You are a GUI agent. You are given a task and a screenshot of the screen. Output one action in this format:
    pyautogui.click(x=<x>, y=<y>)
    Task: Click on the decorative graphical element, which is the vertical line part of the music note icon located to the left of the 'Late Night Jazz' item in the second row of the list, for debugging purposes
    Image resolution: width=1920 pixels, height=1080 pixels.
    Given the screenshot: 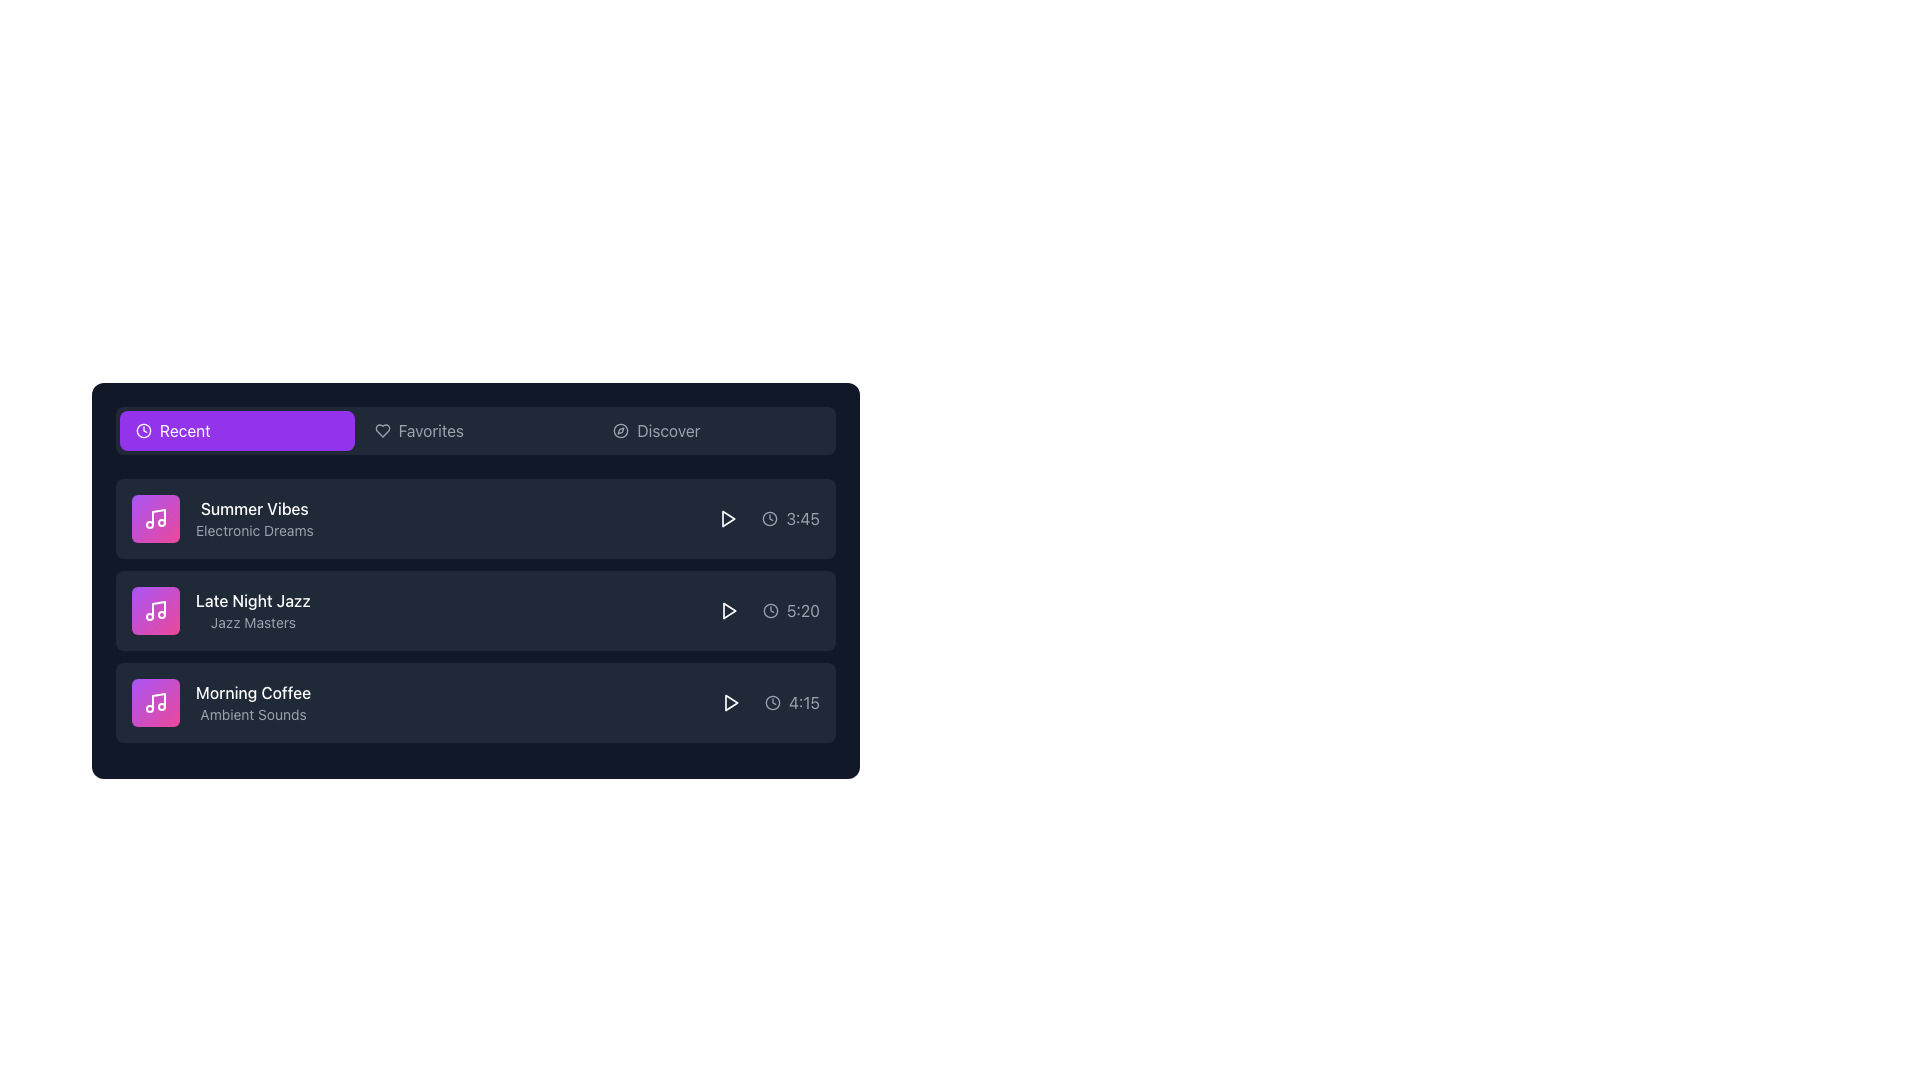 What is the action you would take?
    pyautogui.click(x=157, y=608)
    